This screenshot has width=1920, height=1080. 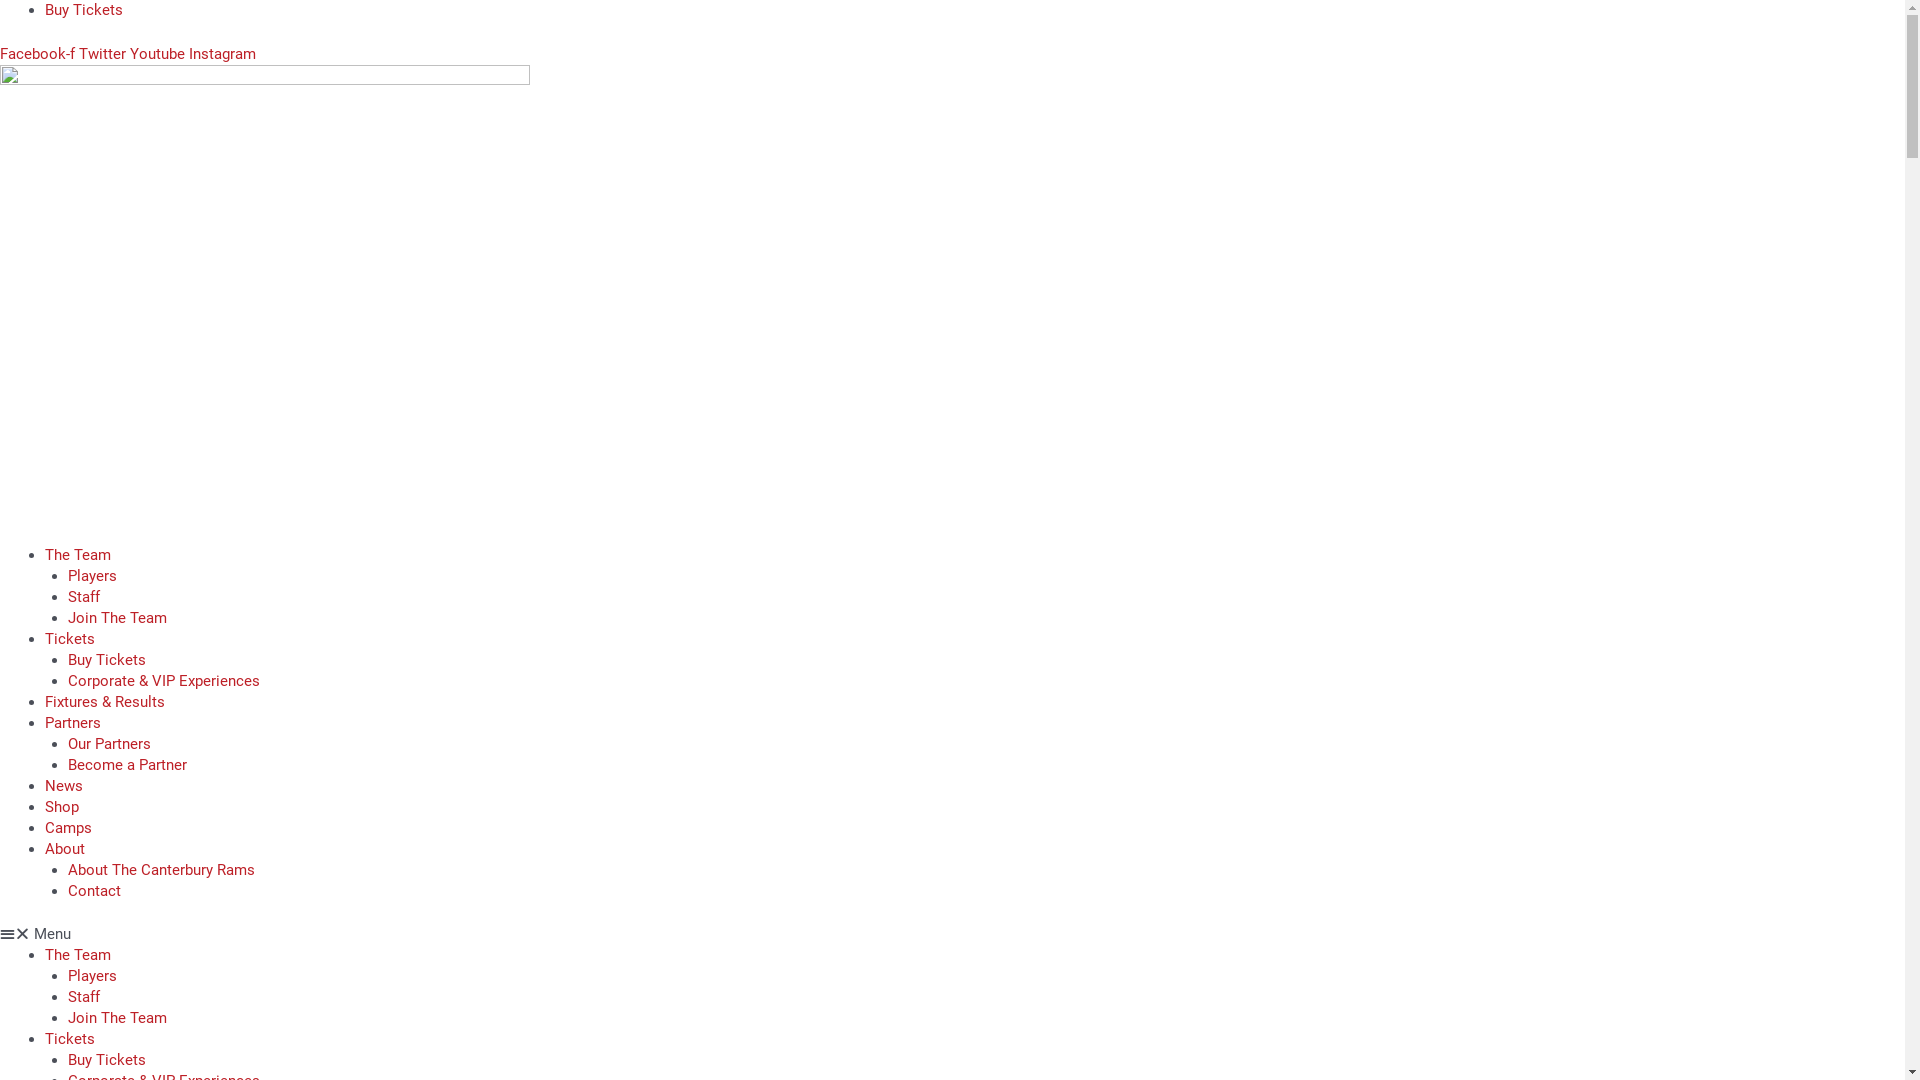 I want to click on 'Staff', so click(x=82, y=596).